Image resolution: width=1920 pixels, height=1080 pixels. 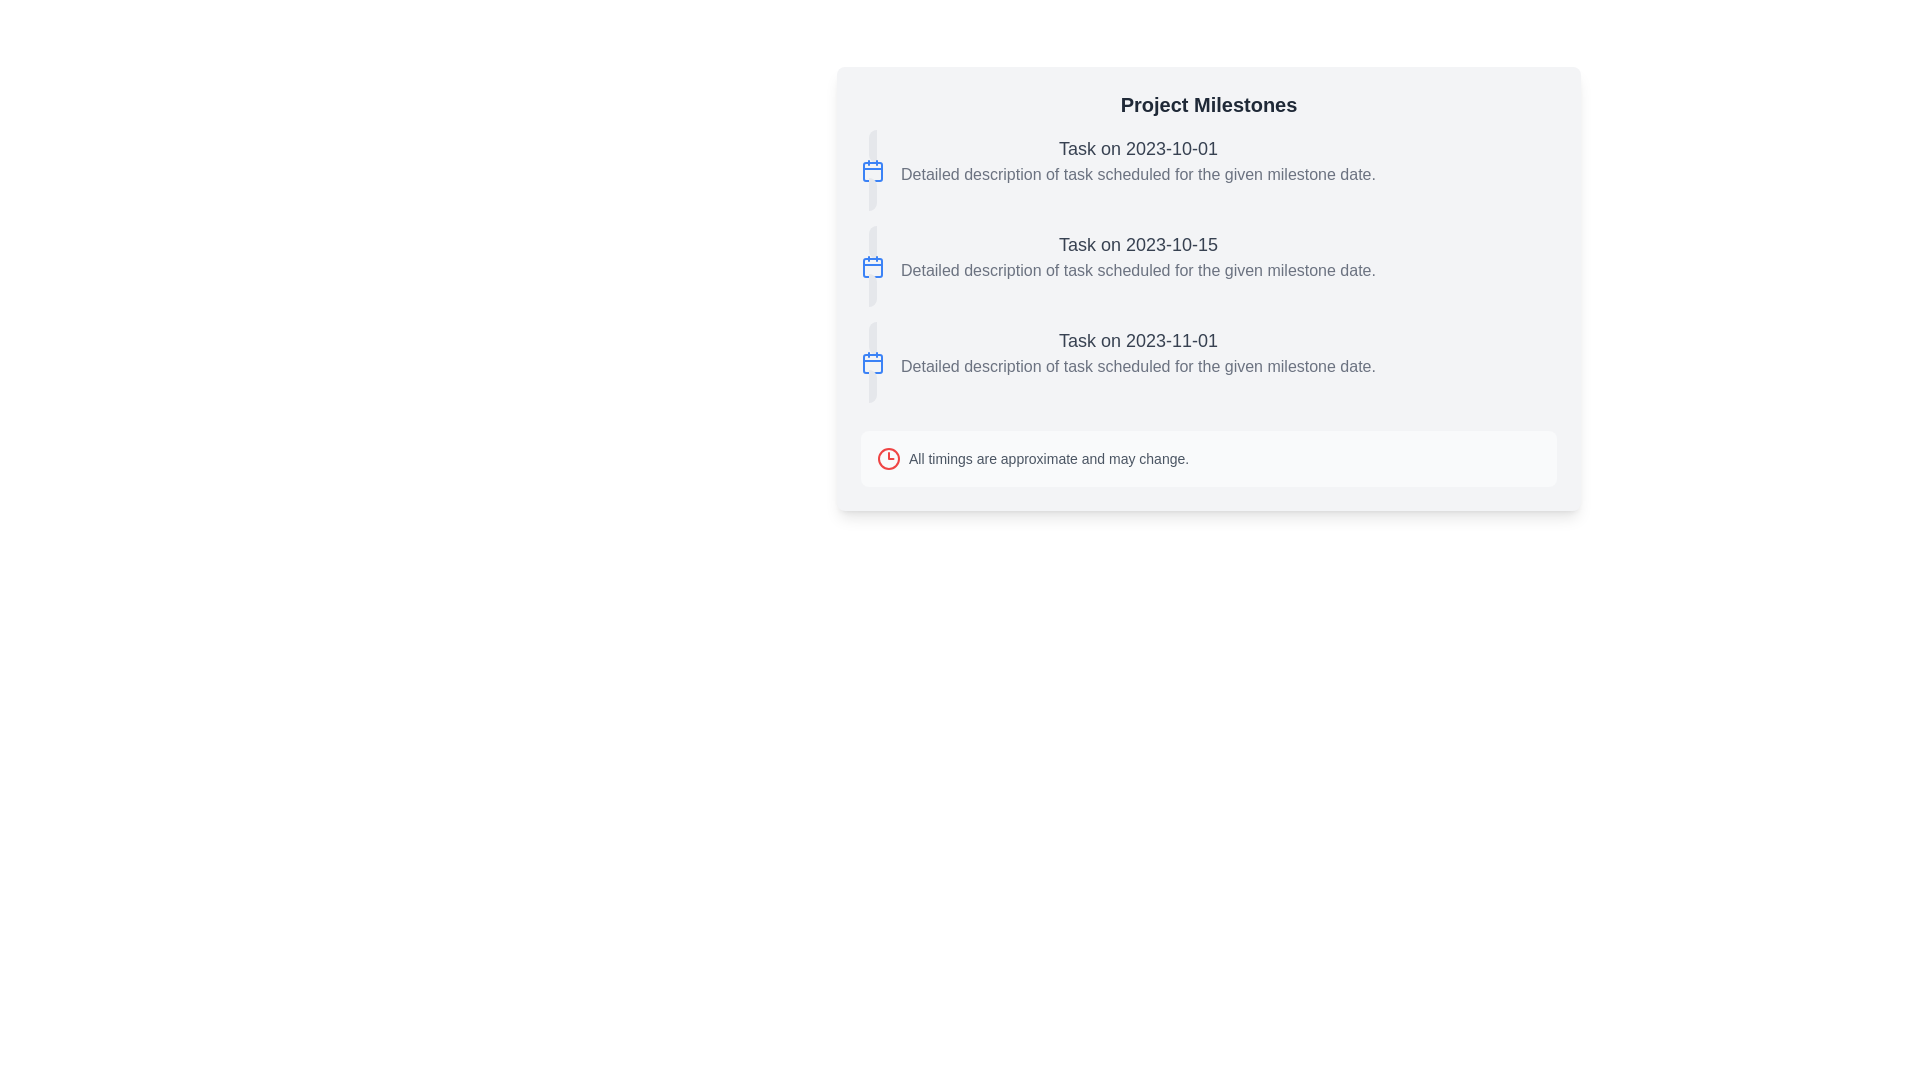 I want to click on the second milestone icon in the vertically arranged timeline interface, which visually indicates a task's specific date, so click(x=873, y=265).